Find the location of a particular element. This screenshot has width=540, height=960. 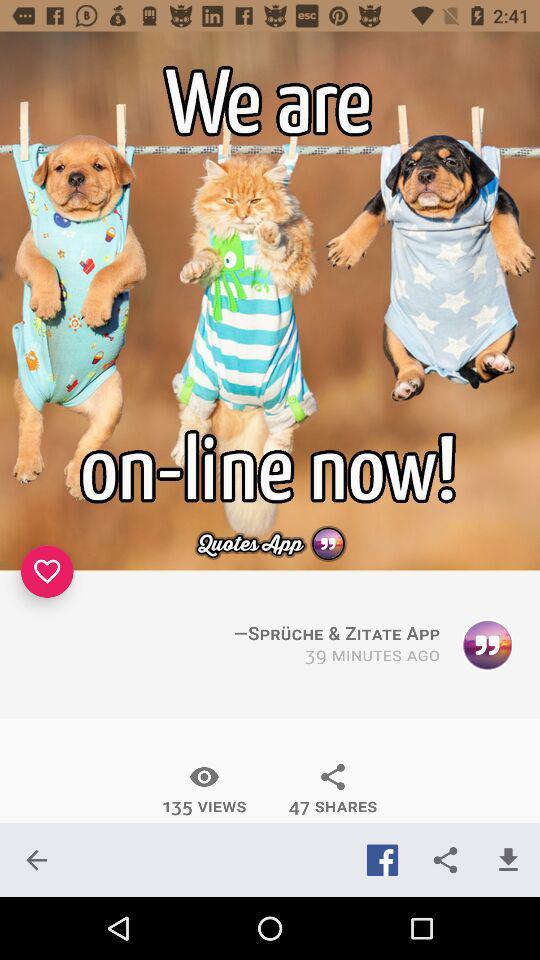

heart post is located at coordinates (47, 571).